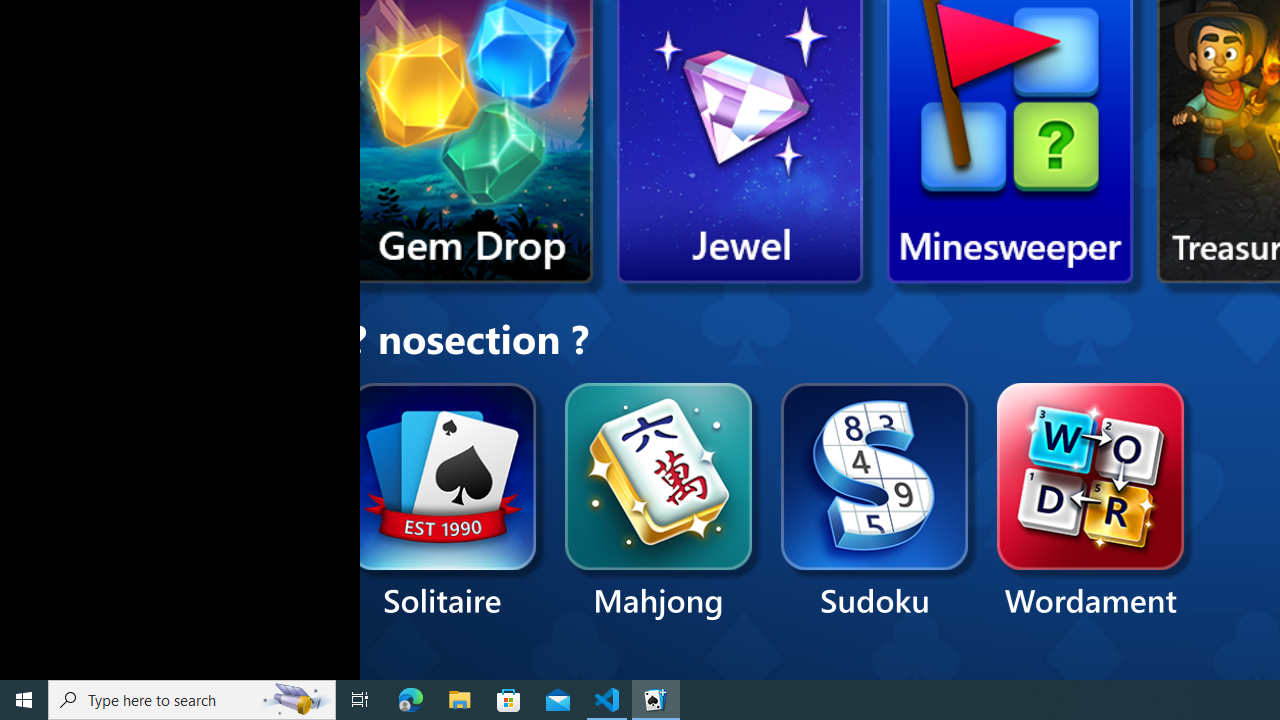  I want to click on 'Mahjong', so click(659, 501).